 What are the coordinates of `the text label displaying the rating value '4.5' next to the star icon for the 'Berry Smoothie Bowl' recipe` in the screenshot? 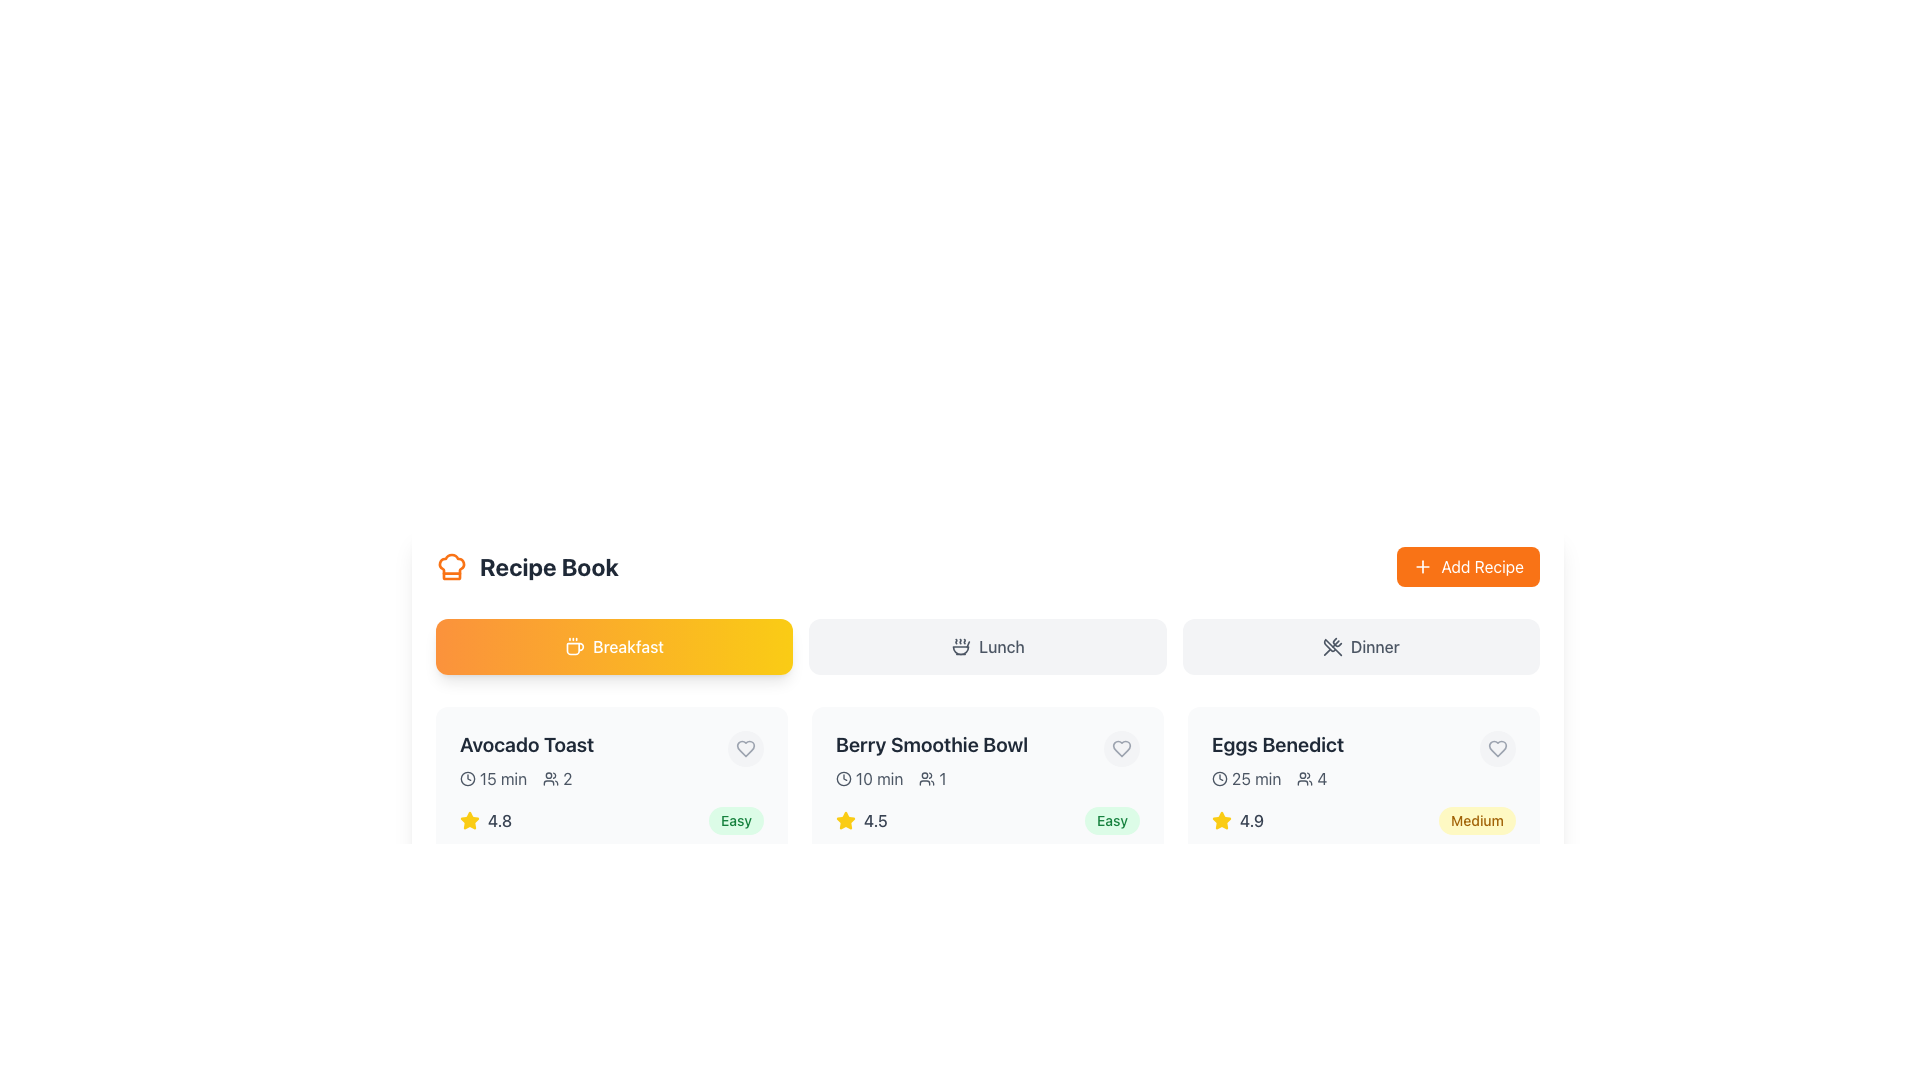 It's located at (875, 821).